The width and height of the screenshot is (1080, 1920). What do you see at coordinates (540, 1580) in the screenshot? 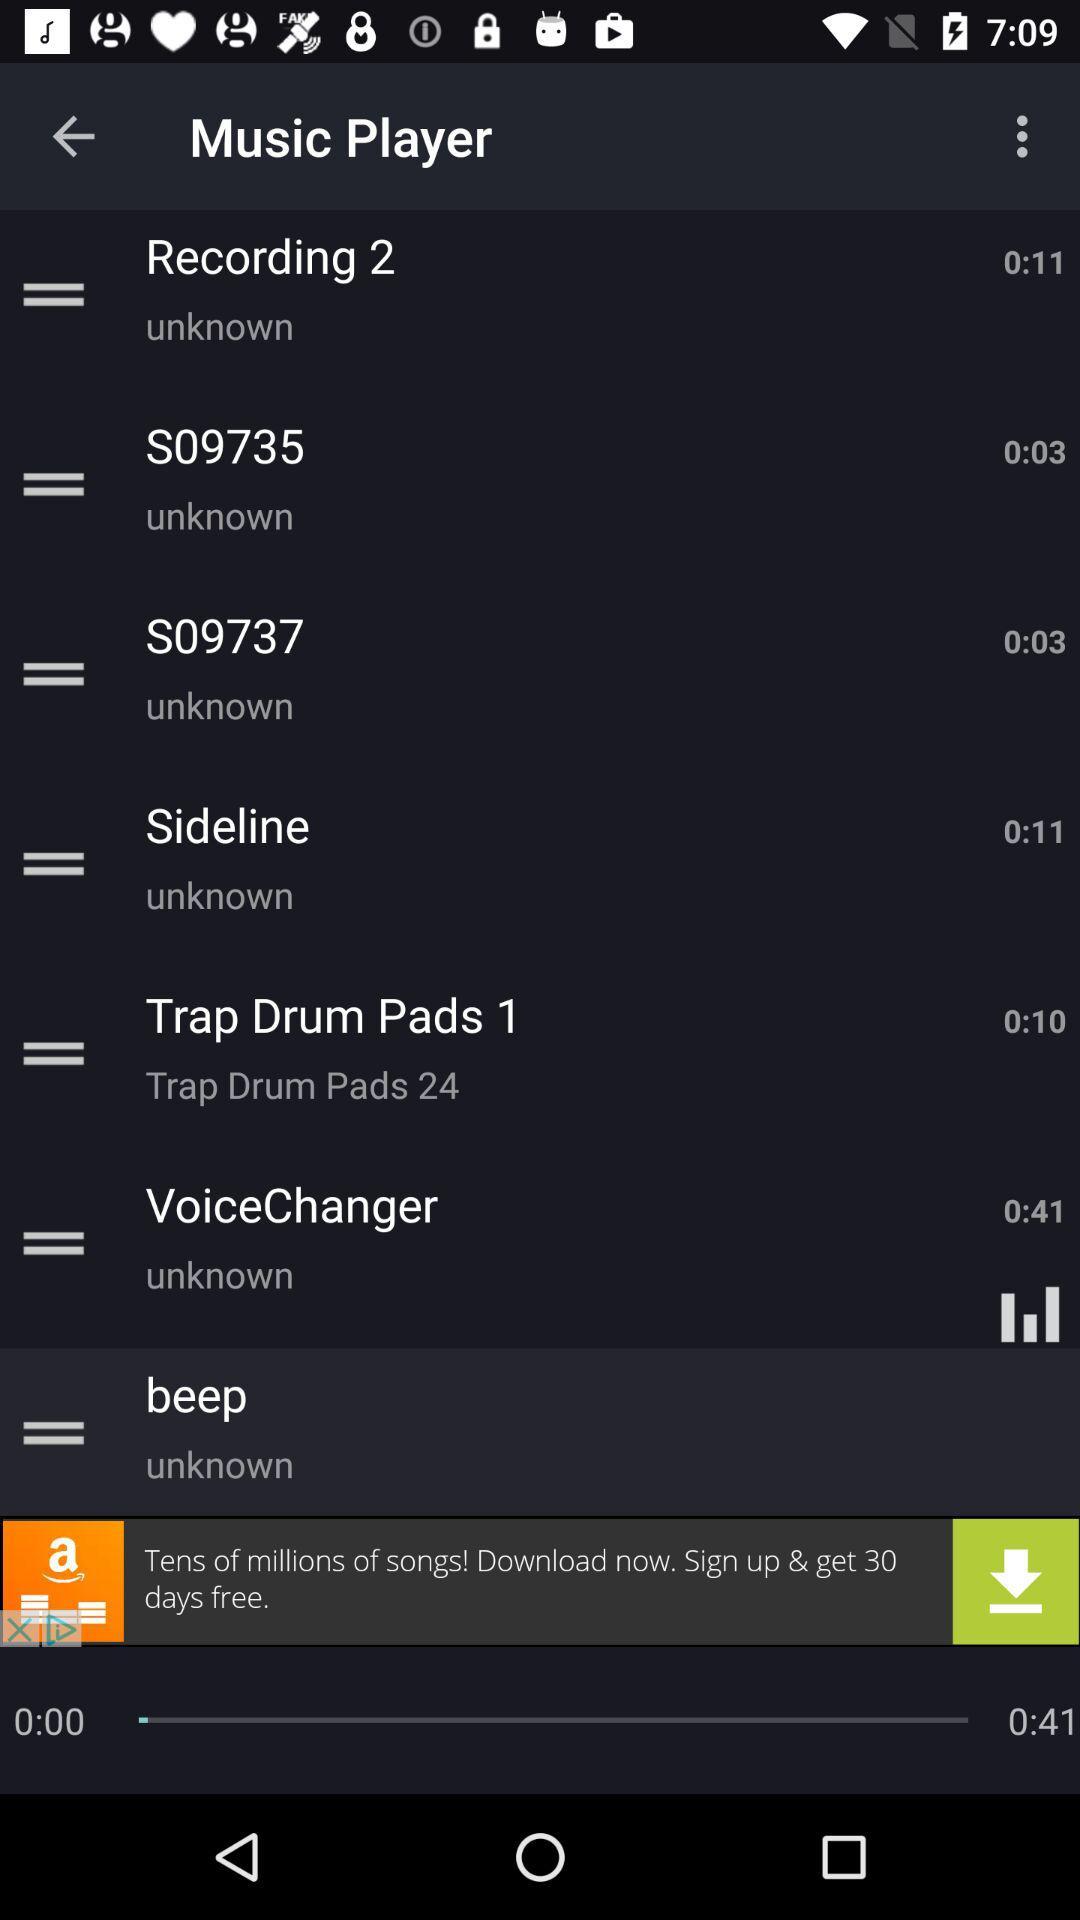
I see `click advertisement` at bounding box center [540, 1580].